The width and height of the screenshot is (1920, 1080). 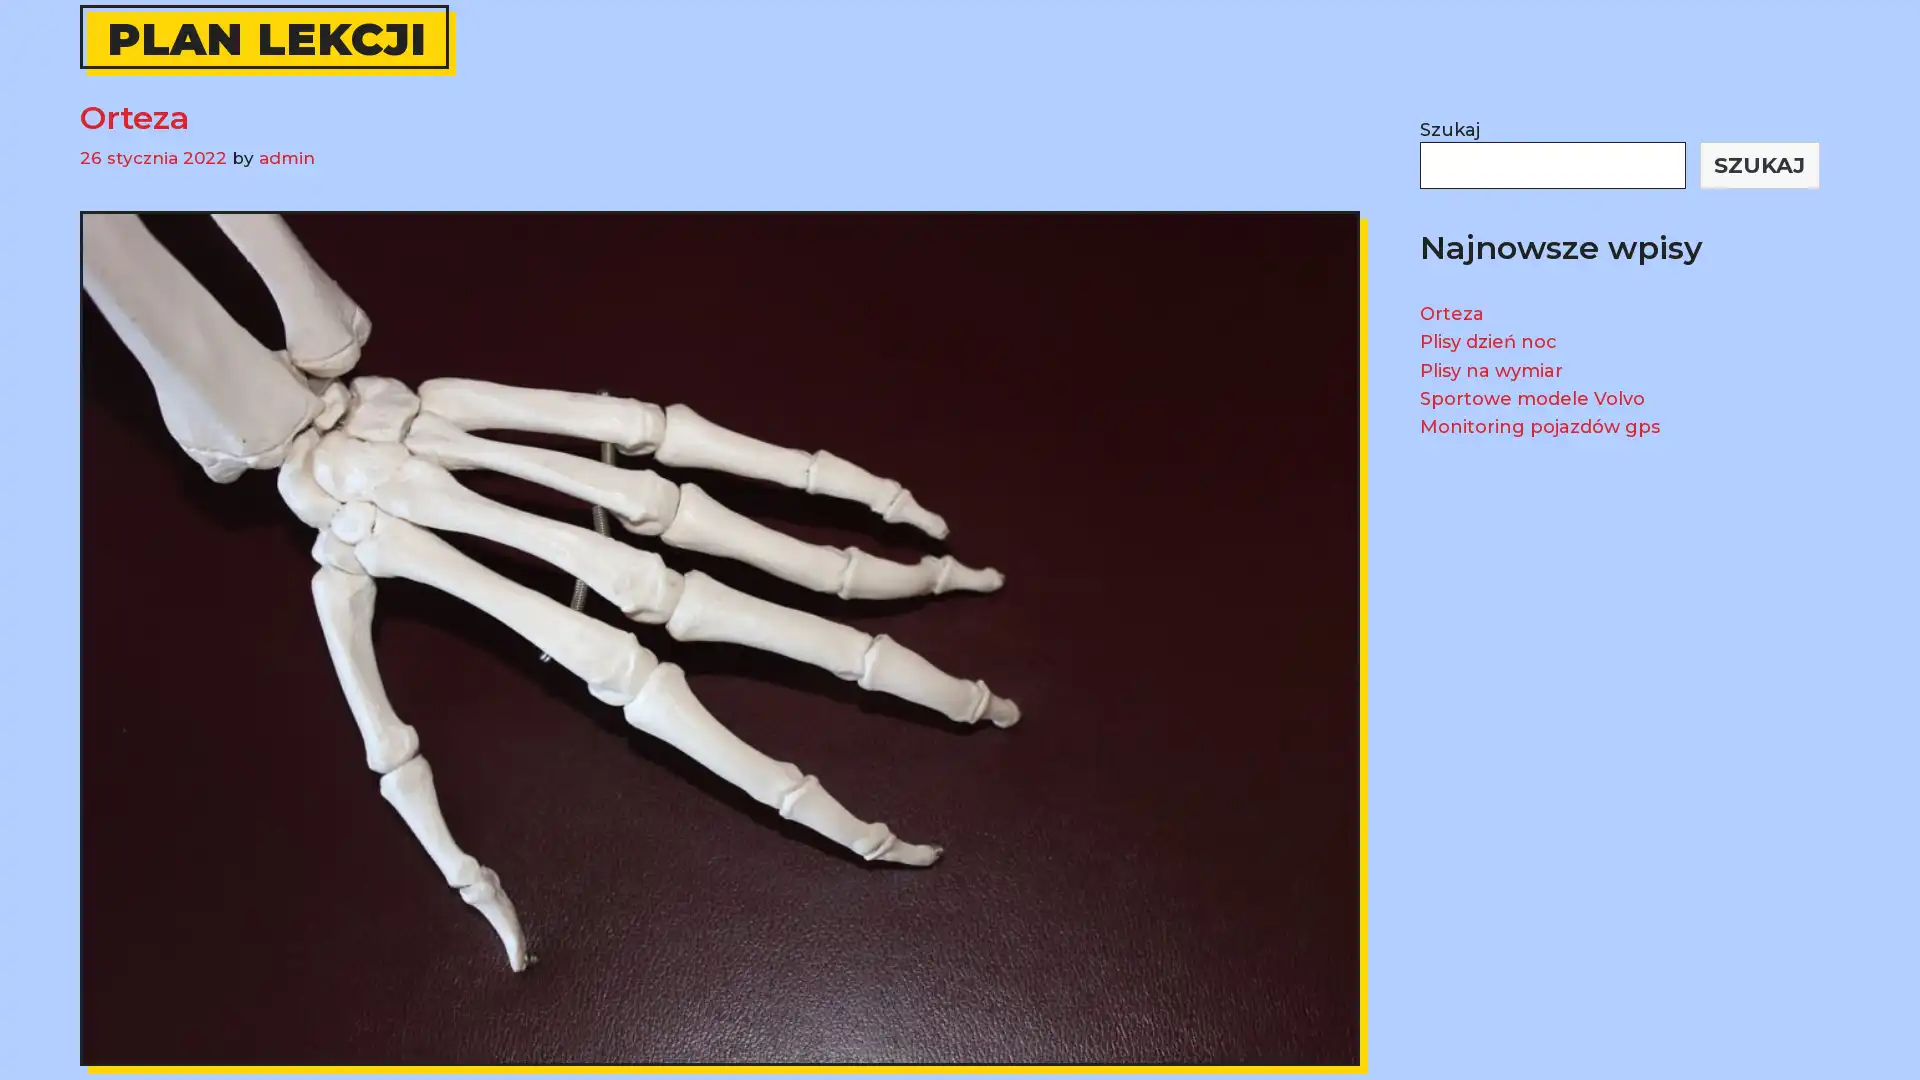 I want to click on SZUKAJ, so click(x=1758, y=164).